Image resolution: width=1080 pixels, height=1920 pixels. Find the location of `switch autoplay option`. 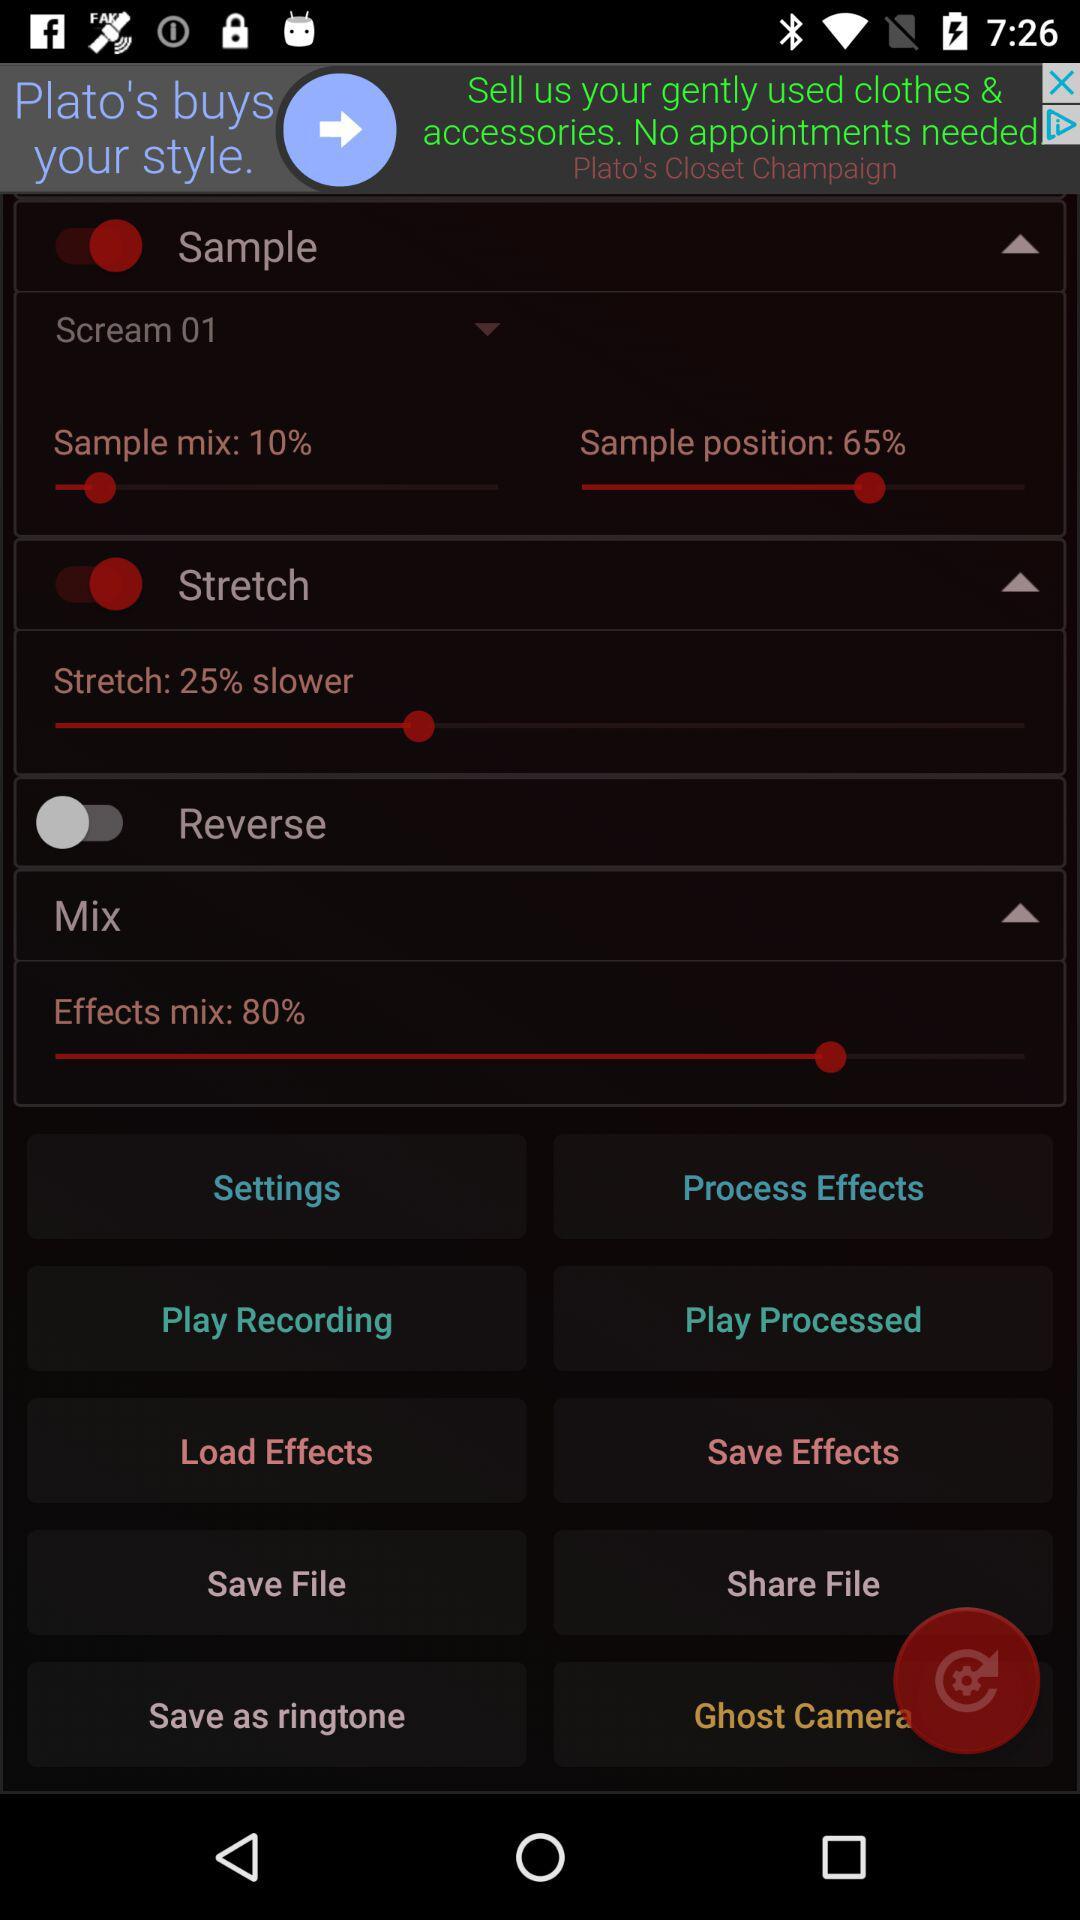

switch autoplay option is located at coordinates (88, 244).